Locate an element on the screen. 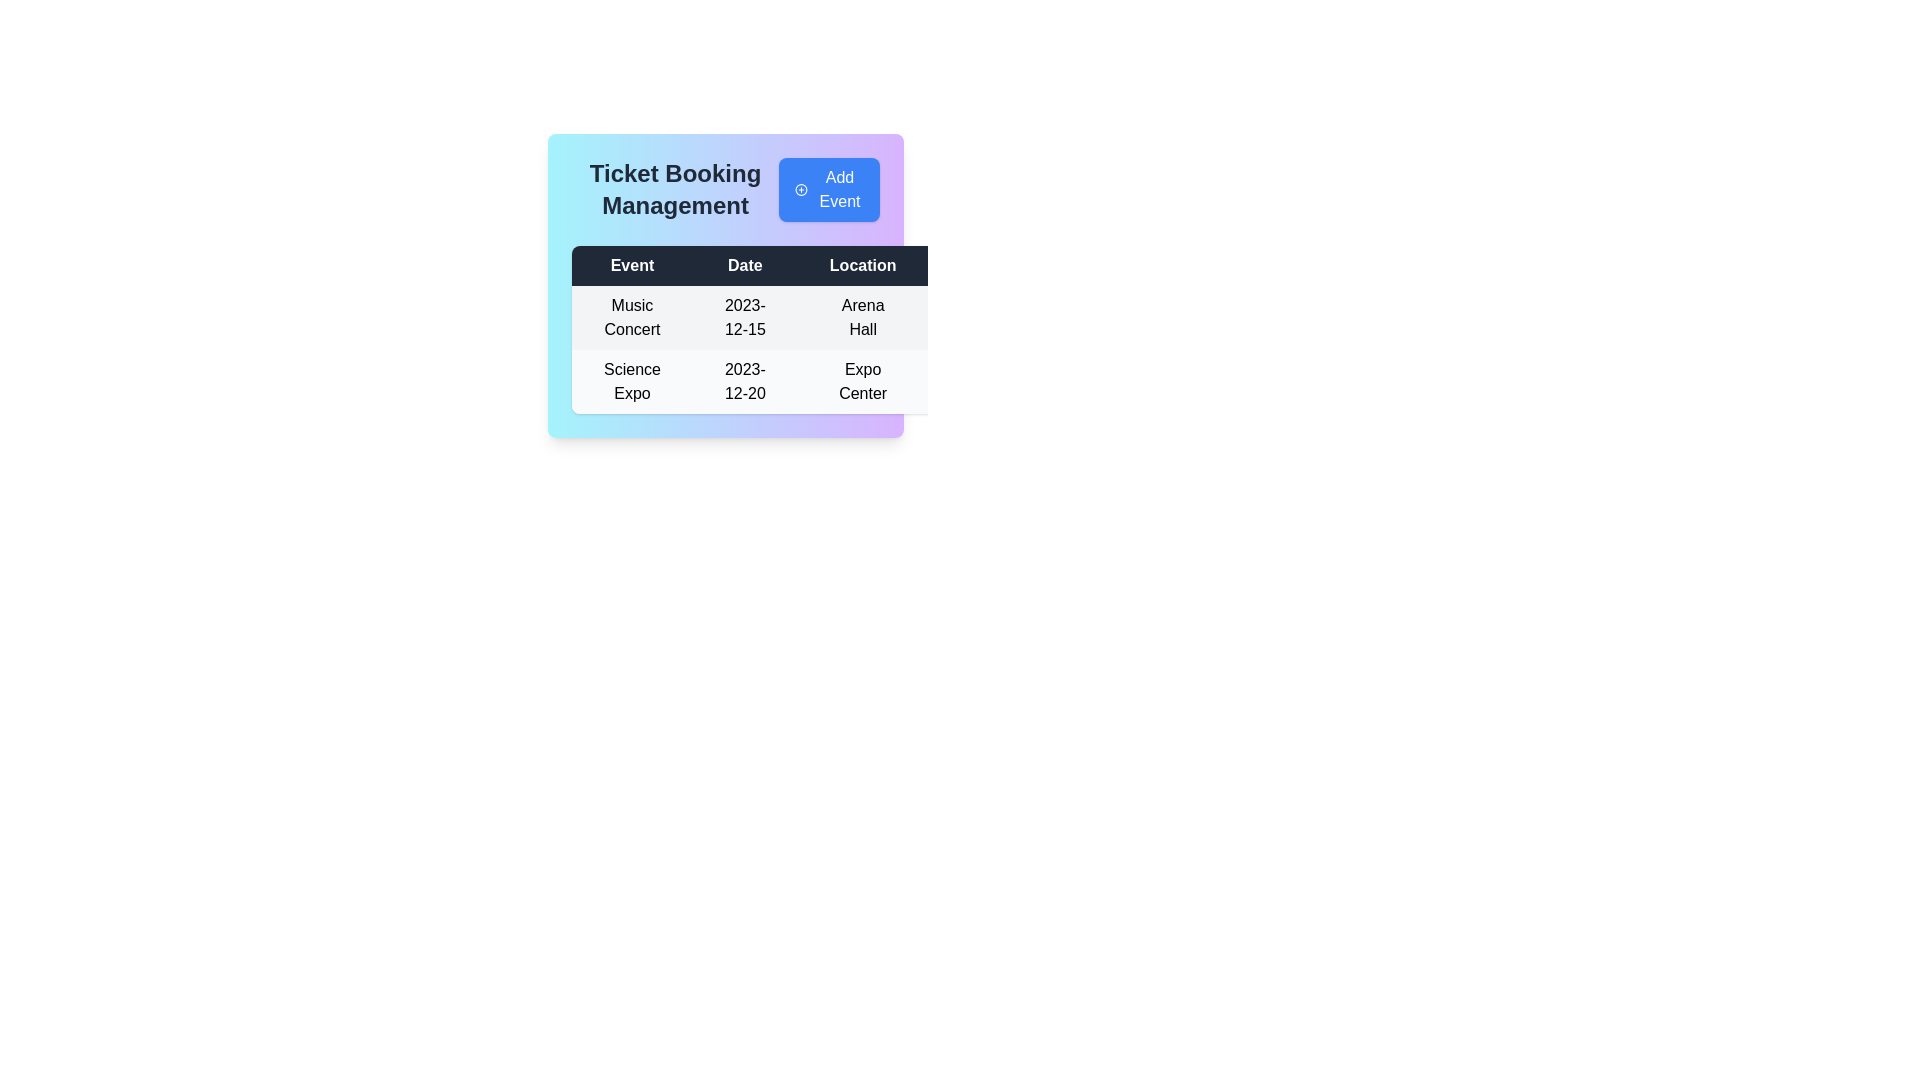  the header label identifying the 'Event' column in the tabular structure is located at coordinates (631, 265).